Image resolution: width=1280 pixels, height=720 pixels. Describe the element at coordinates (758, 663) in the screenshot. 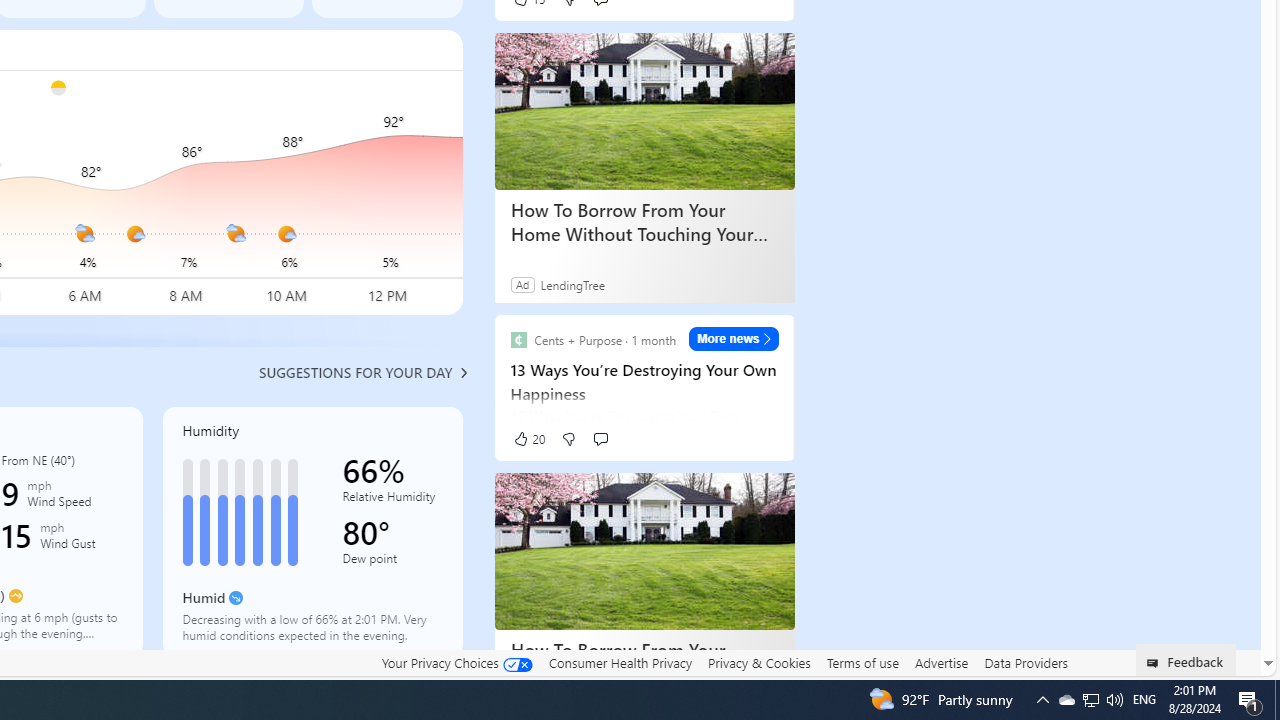

I see `'Privacy & Cookies'` at that location.